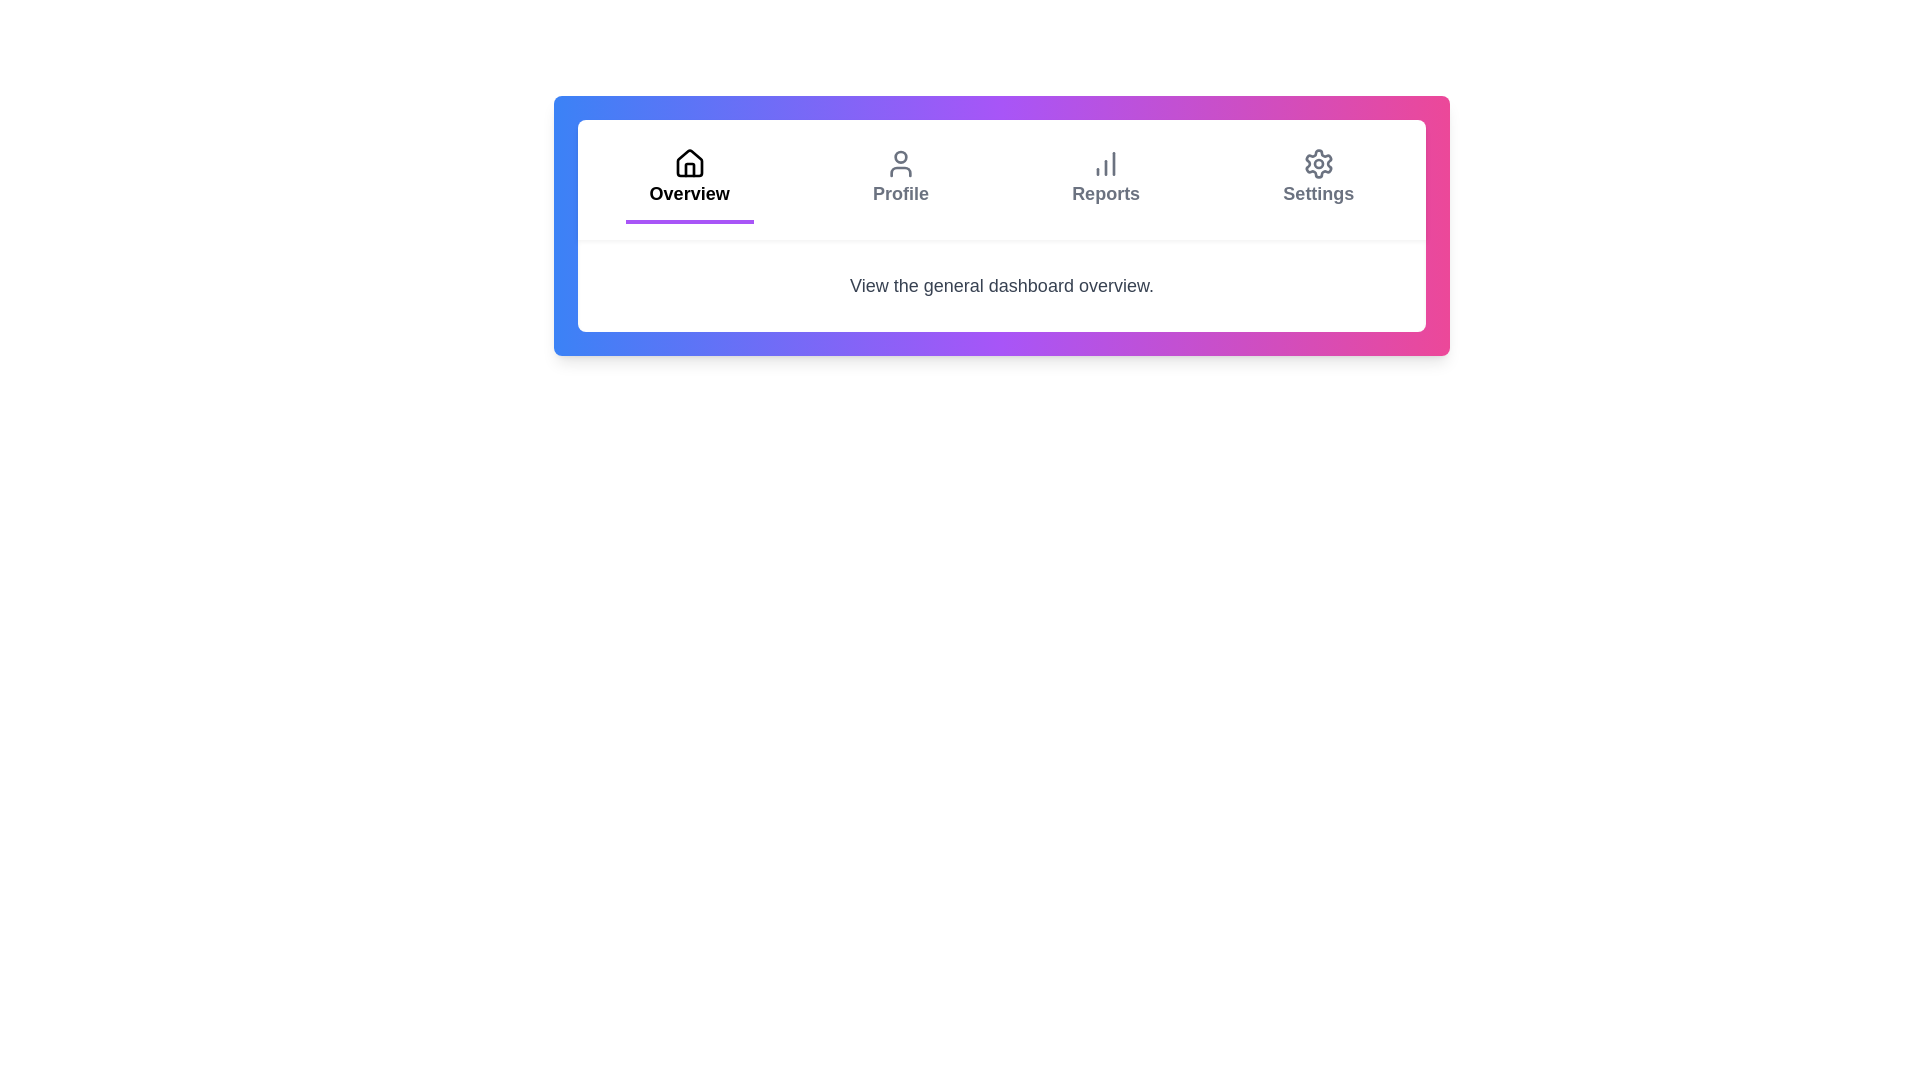 The height and width of the screenshot is (1080, 1920). I want to click on the navigation button located between the 'Overview' and 'Reports' options, so click(899, 180).